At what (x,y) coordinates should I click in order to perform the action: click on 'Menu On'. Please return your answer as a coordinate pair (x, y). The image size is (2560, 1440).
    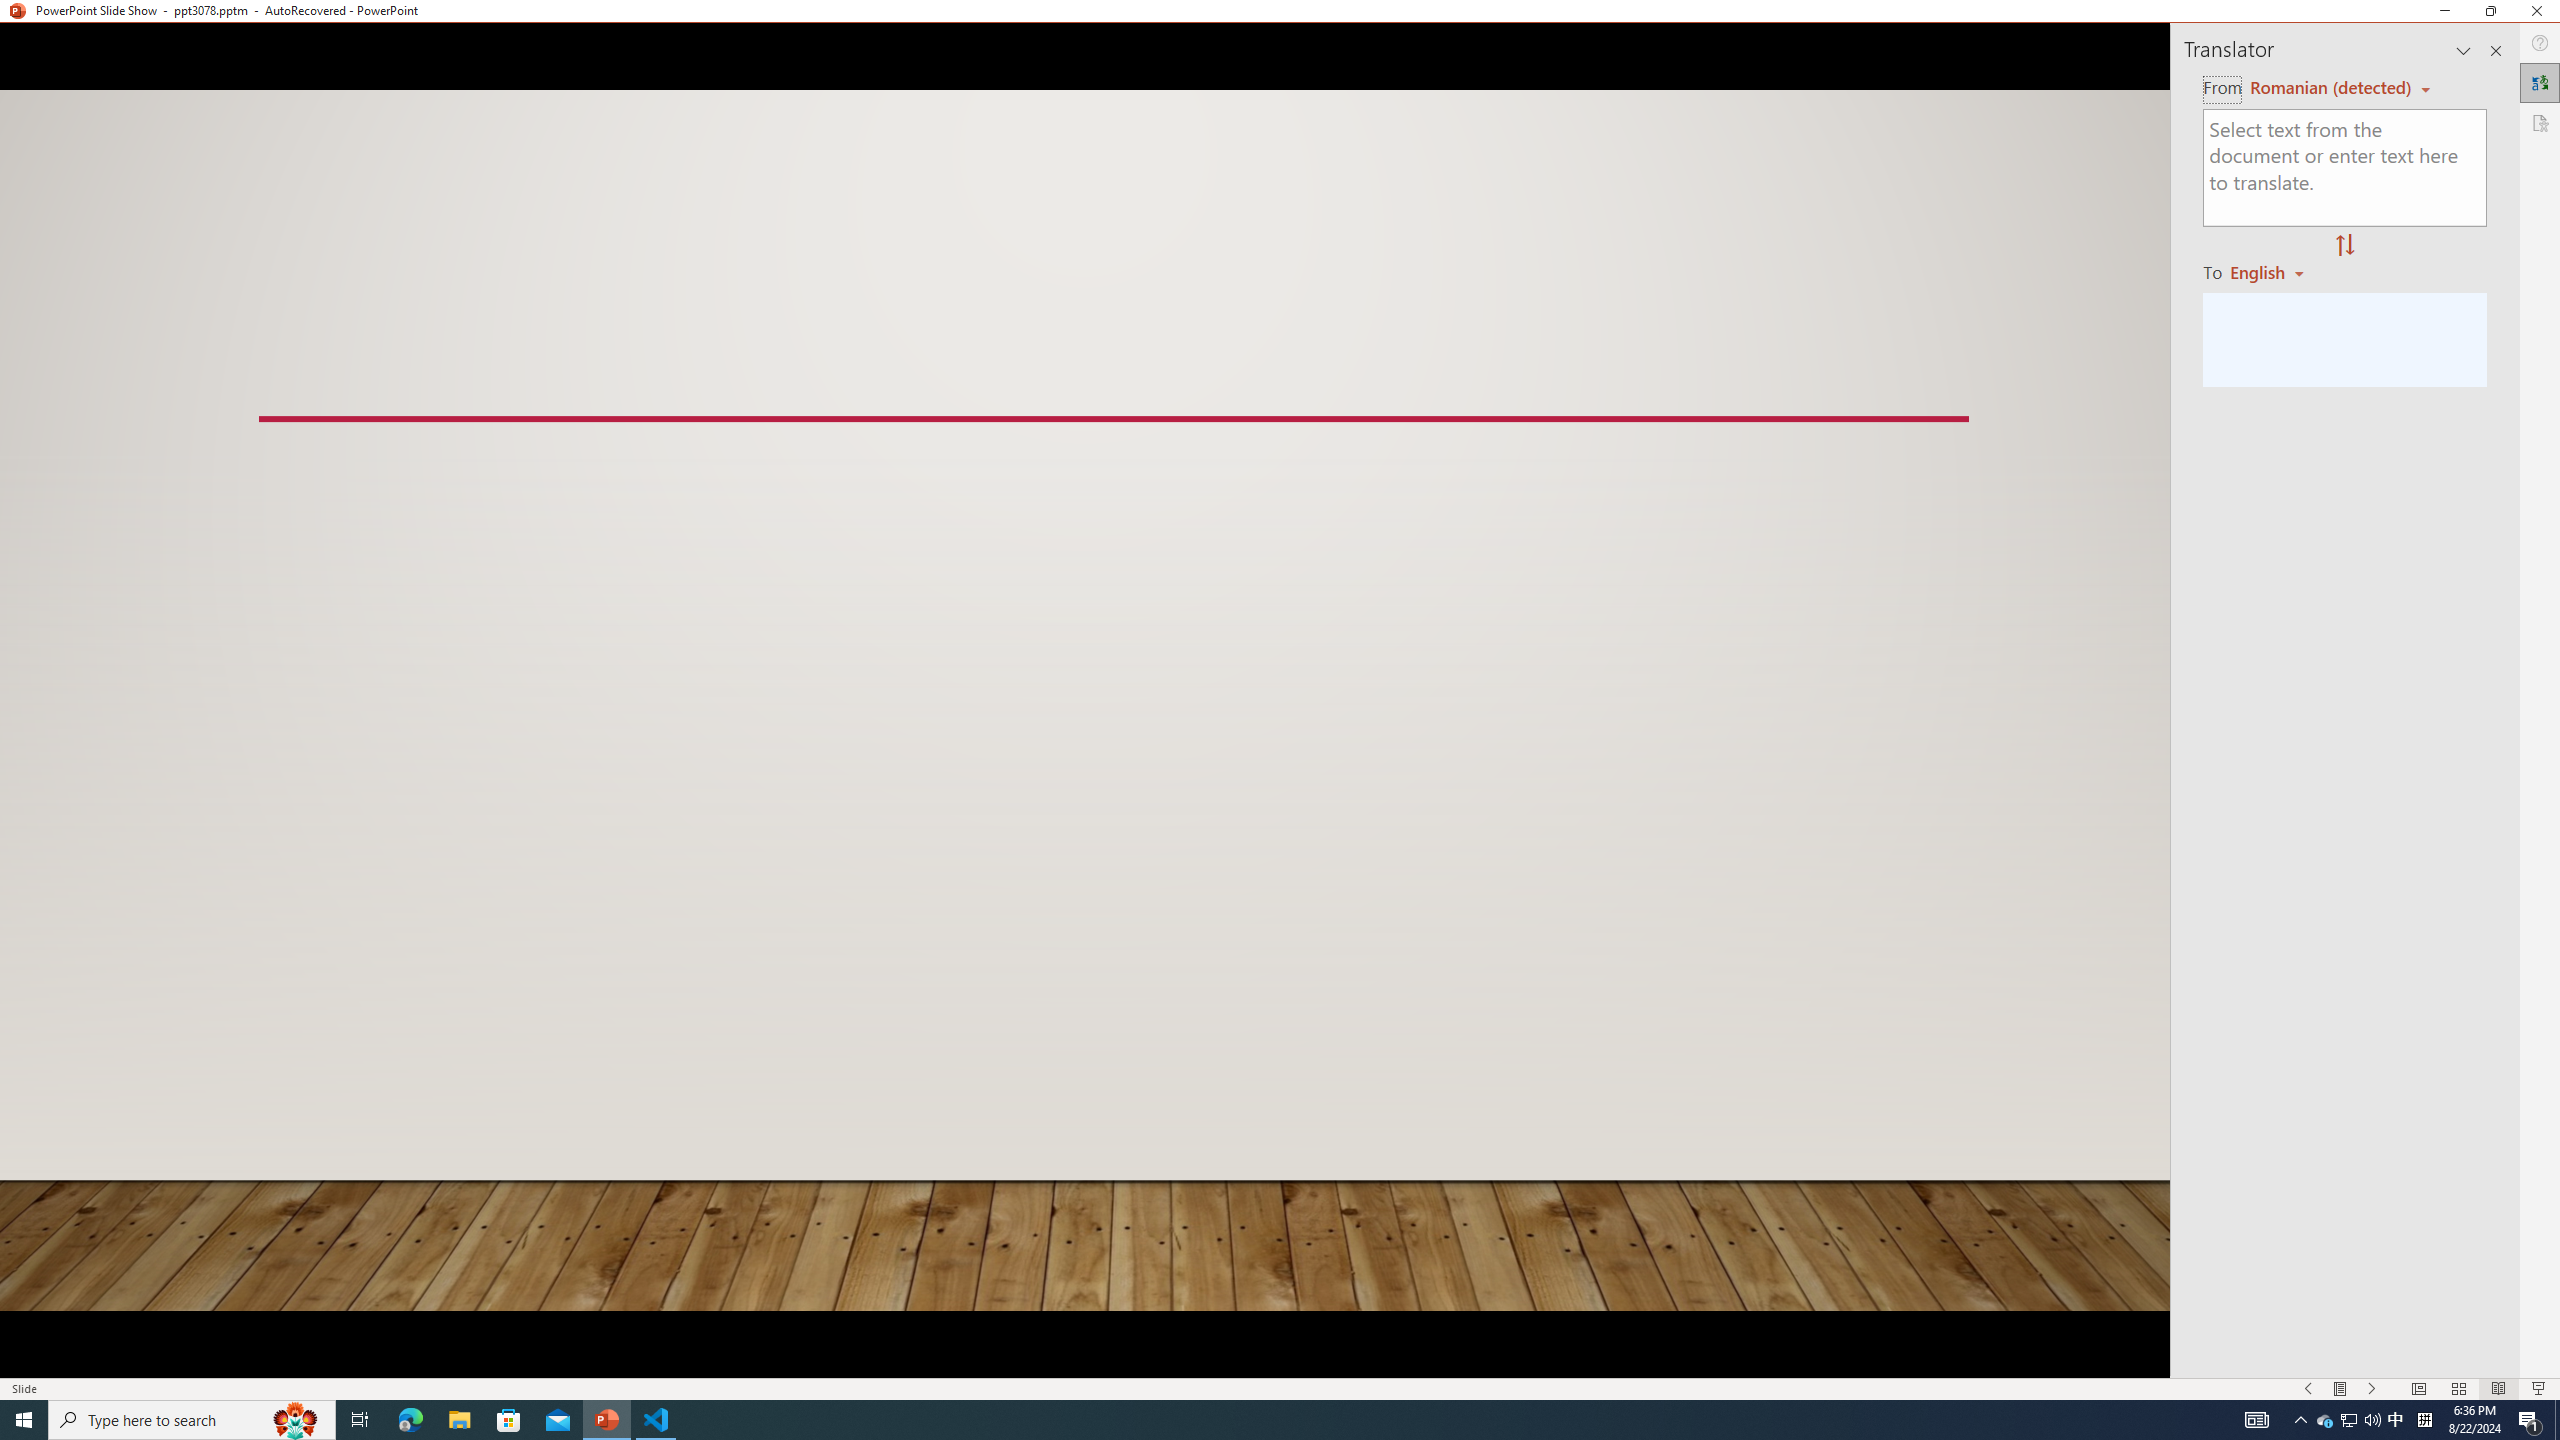
    Looking at the image, I should click on (2340, 1389).